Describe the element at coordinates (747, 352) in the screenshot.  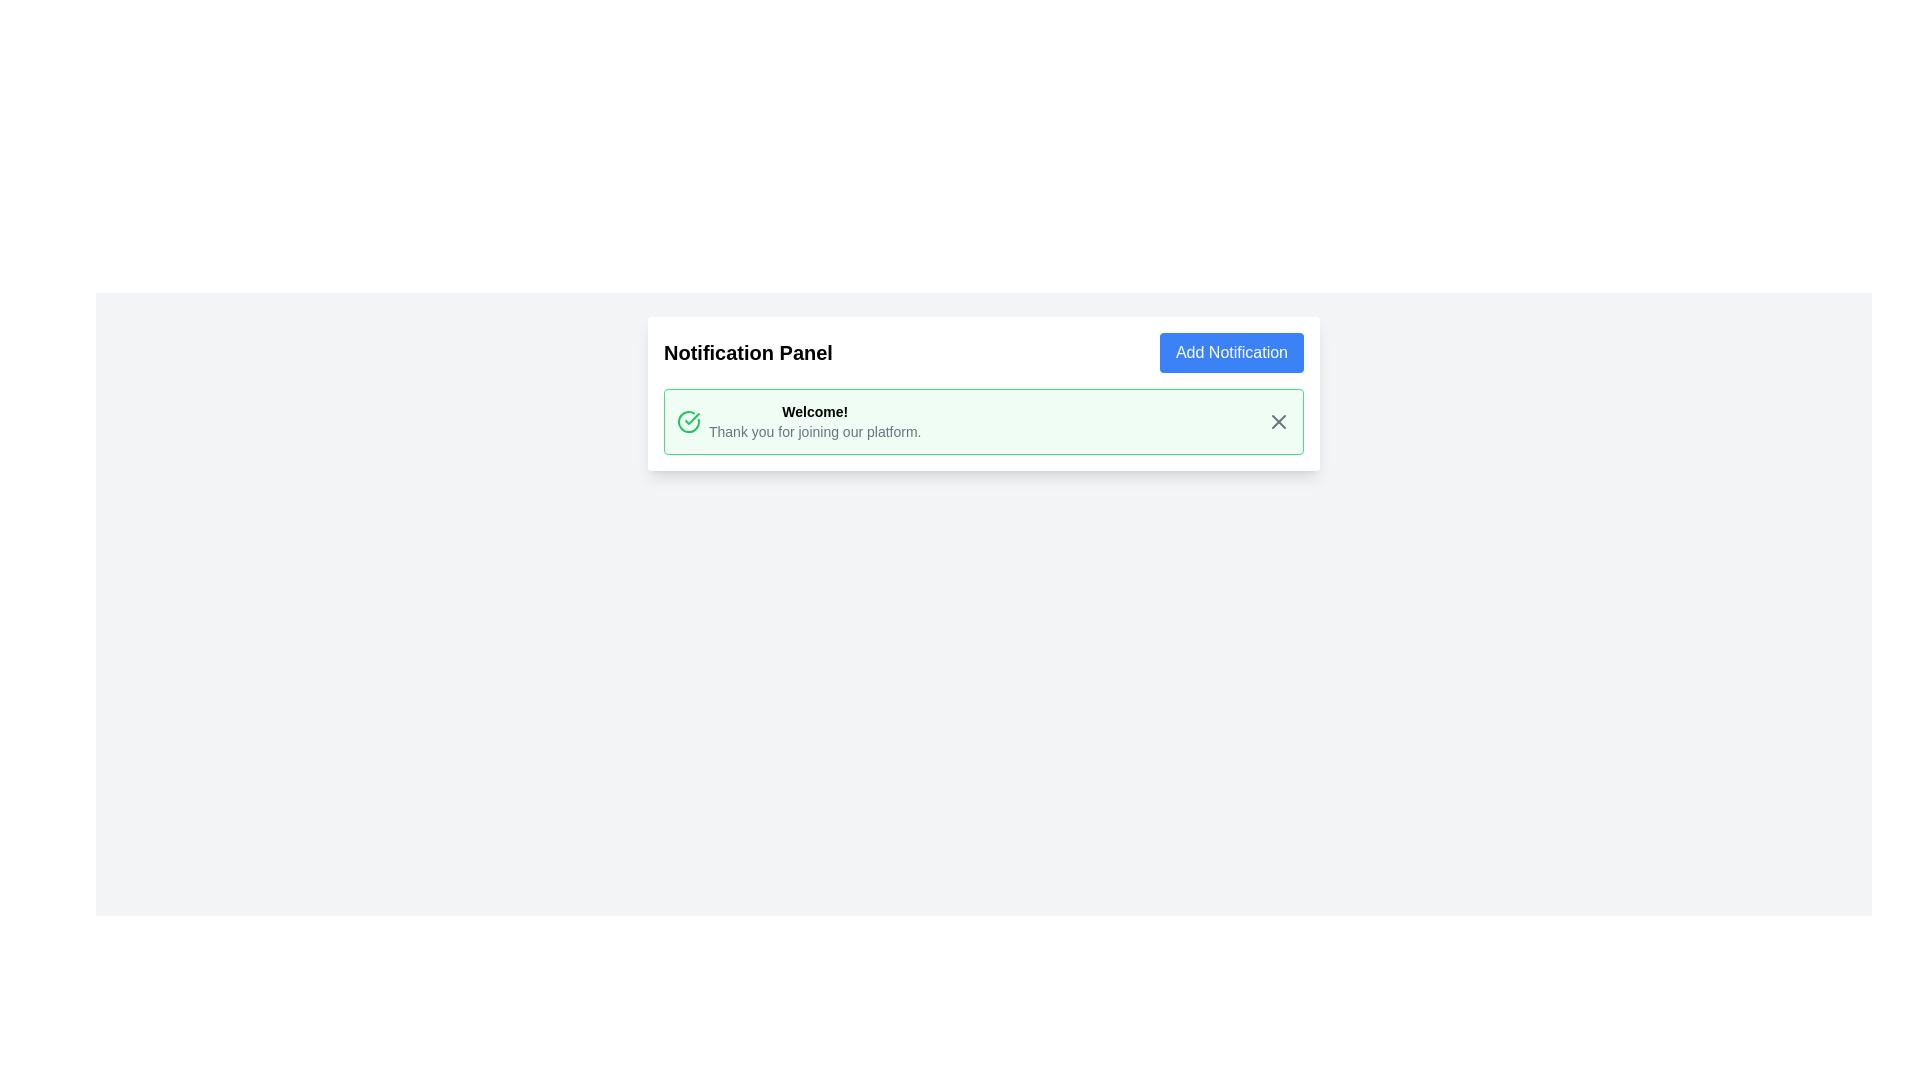
I see `text from the bold, large-sized text label displaying 'Notification Panel' in black font, which is positioned at the left end of the notification header area` at that location.